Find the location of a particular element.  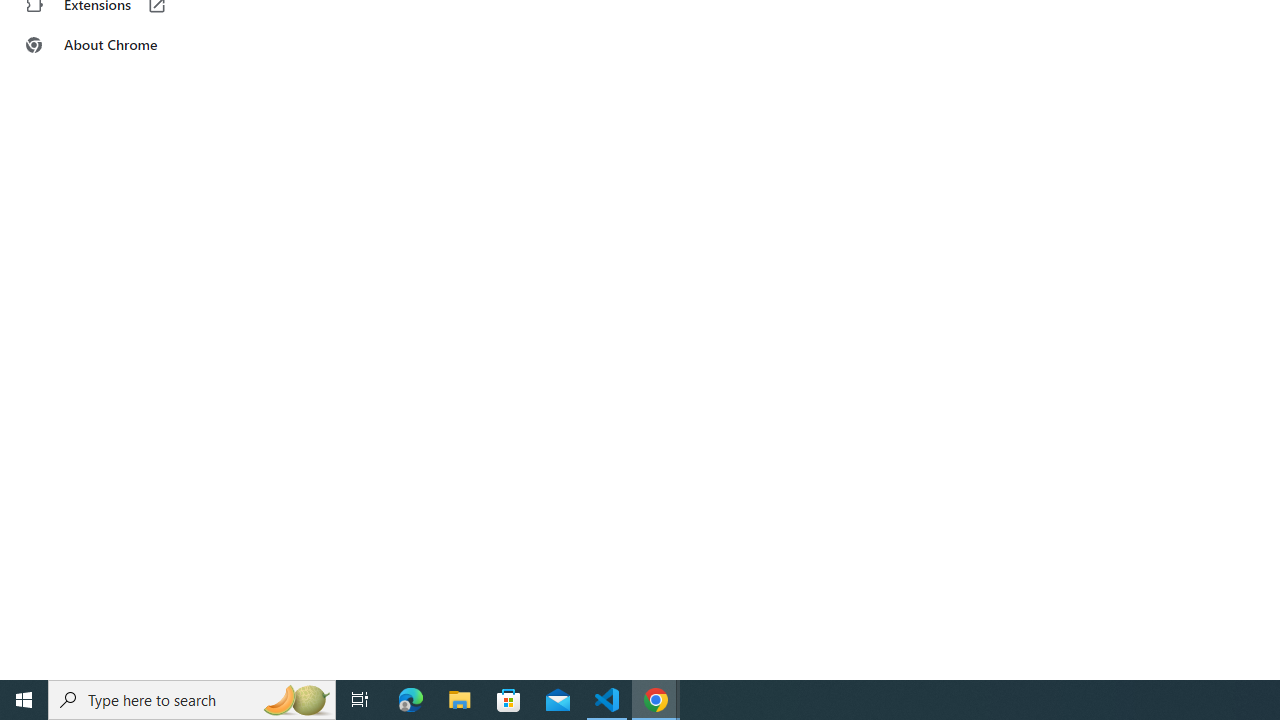

'Microsoft Store' is located at coordinates (509, 698).